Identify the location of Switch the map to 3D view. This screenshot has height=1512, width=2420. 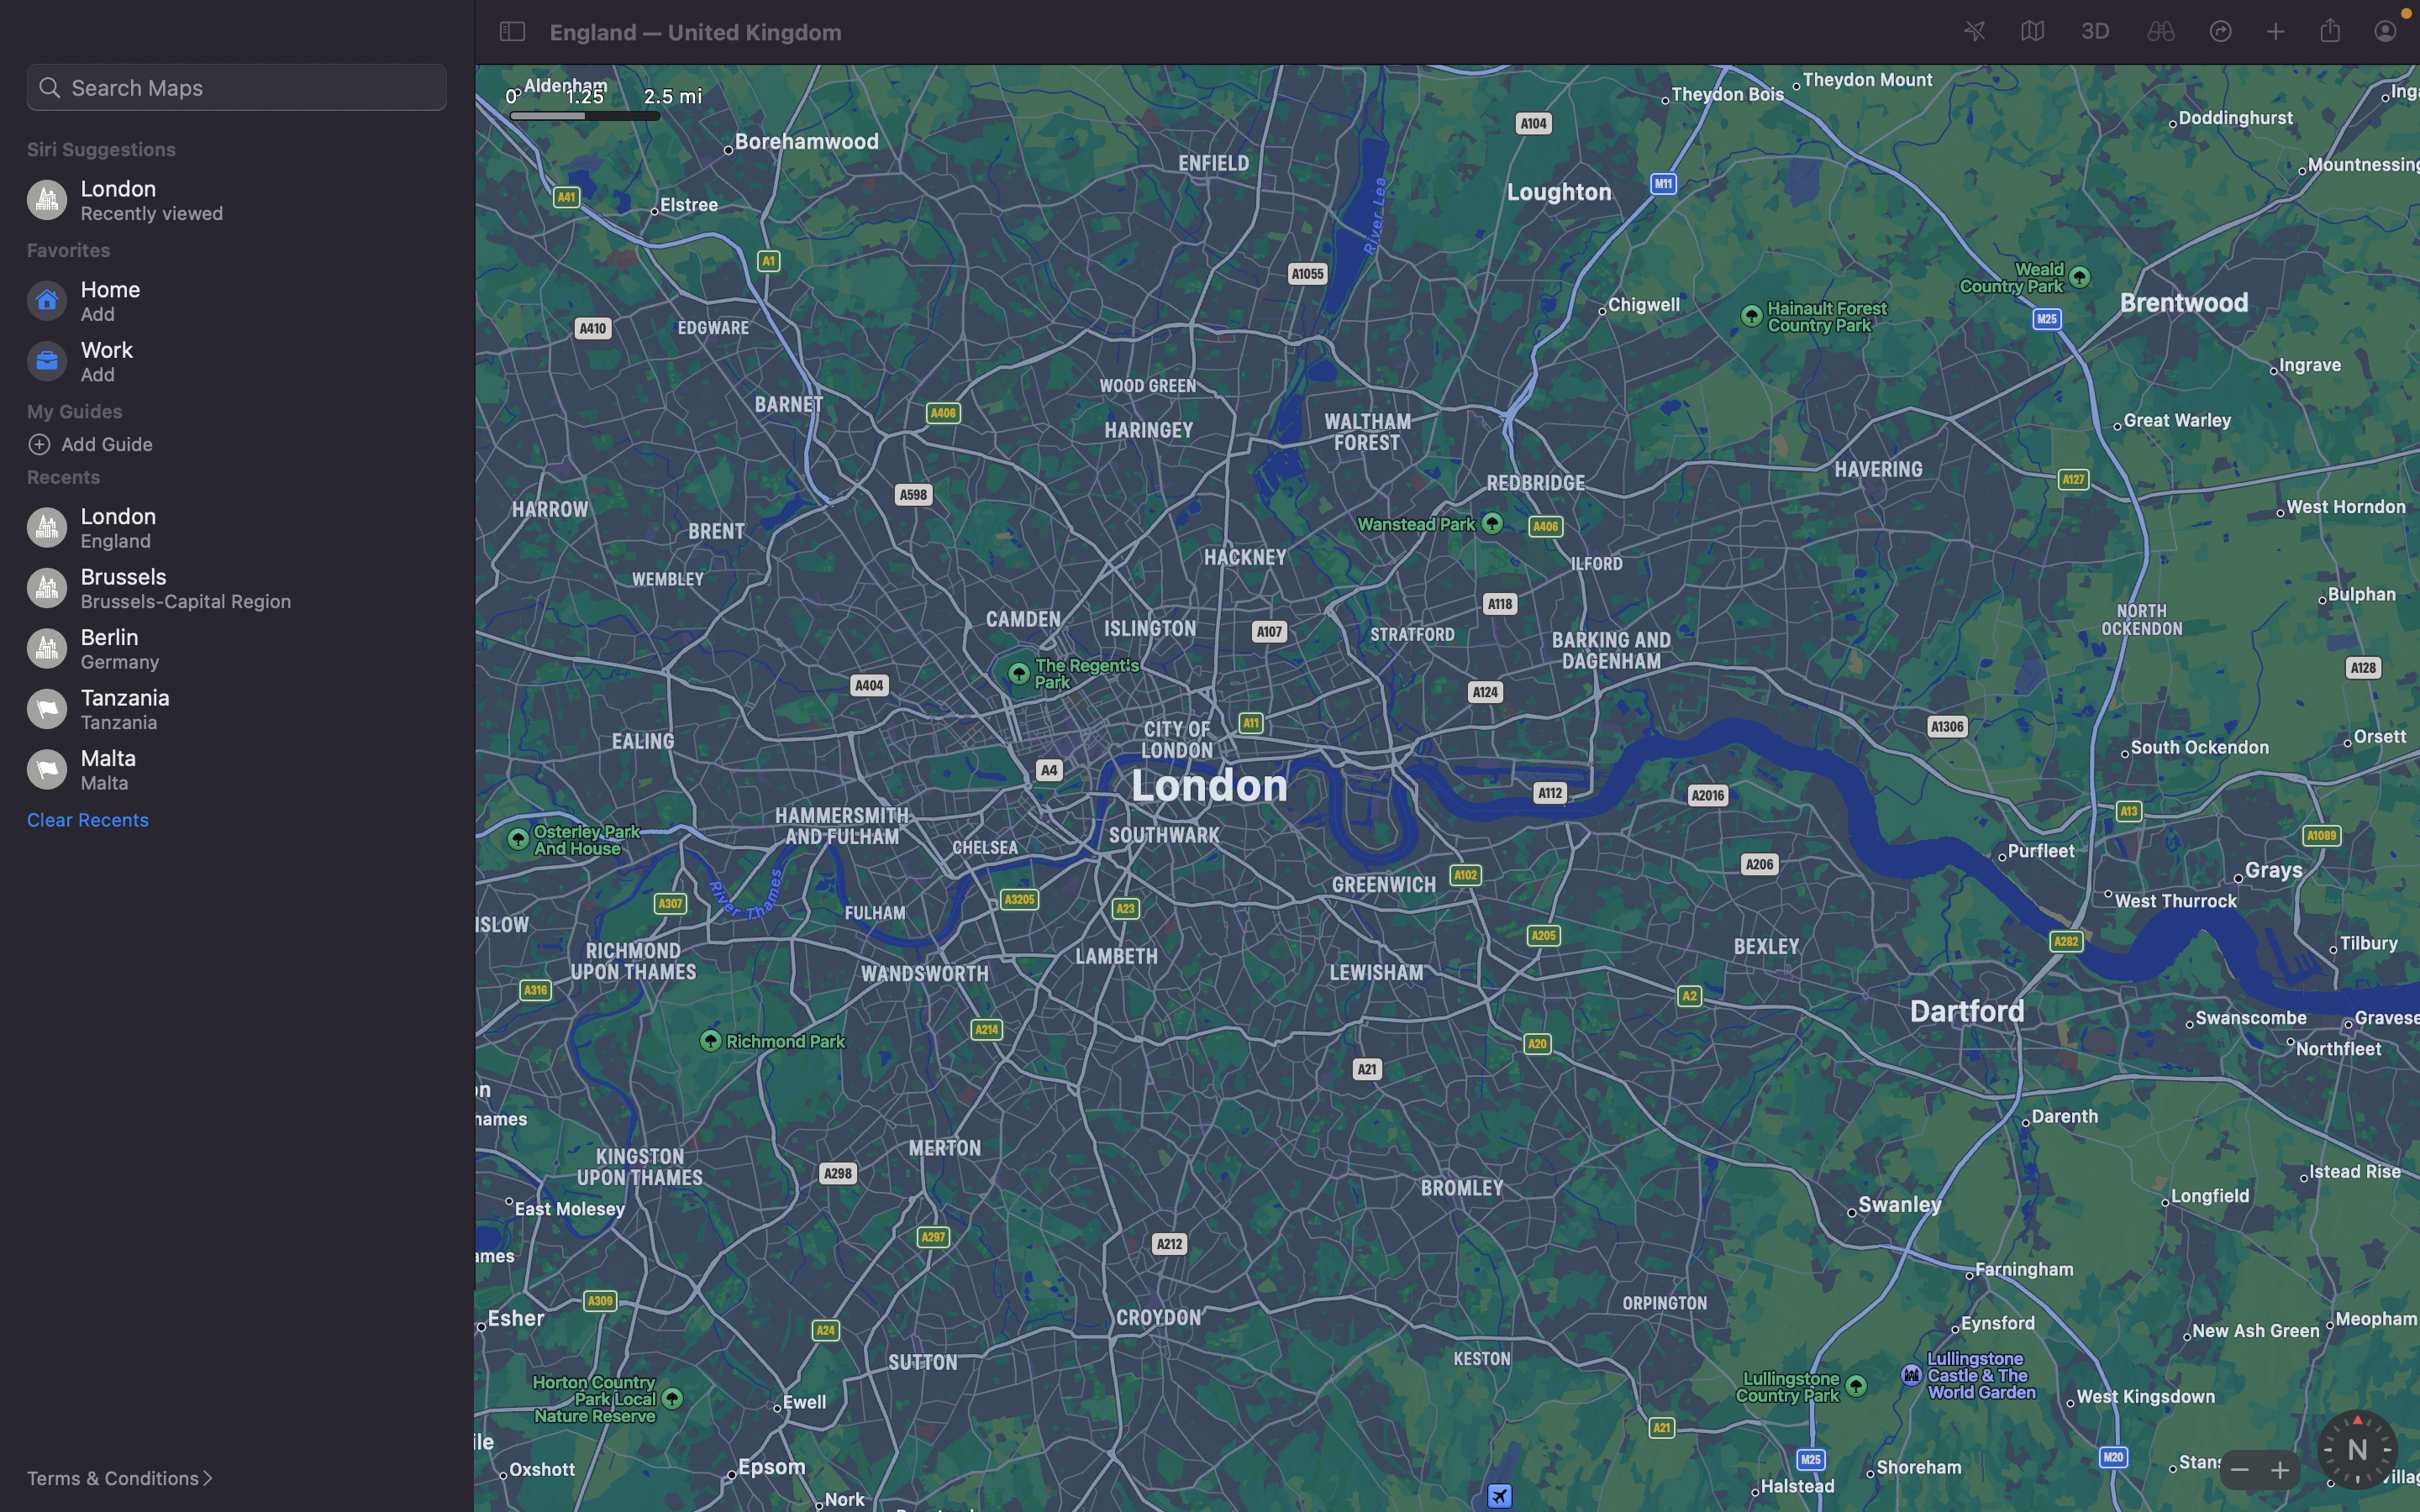
(2093, 29).